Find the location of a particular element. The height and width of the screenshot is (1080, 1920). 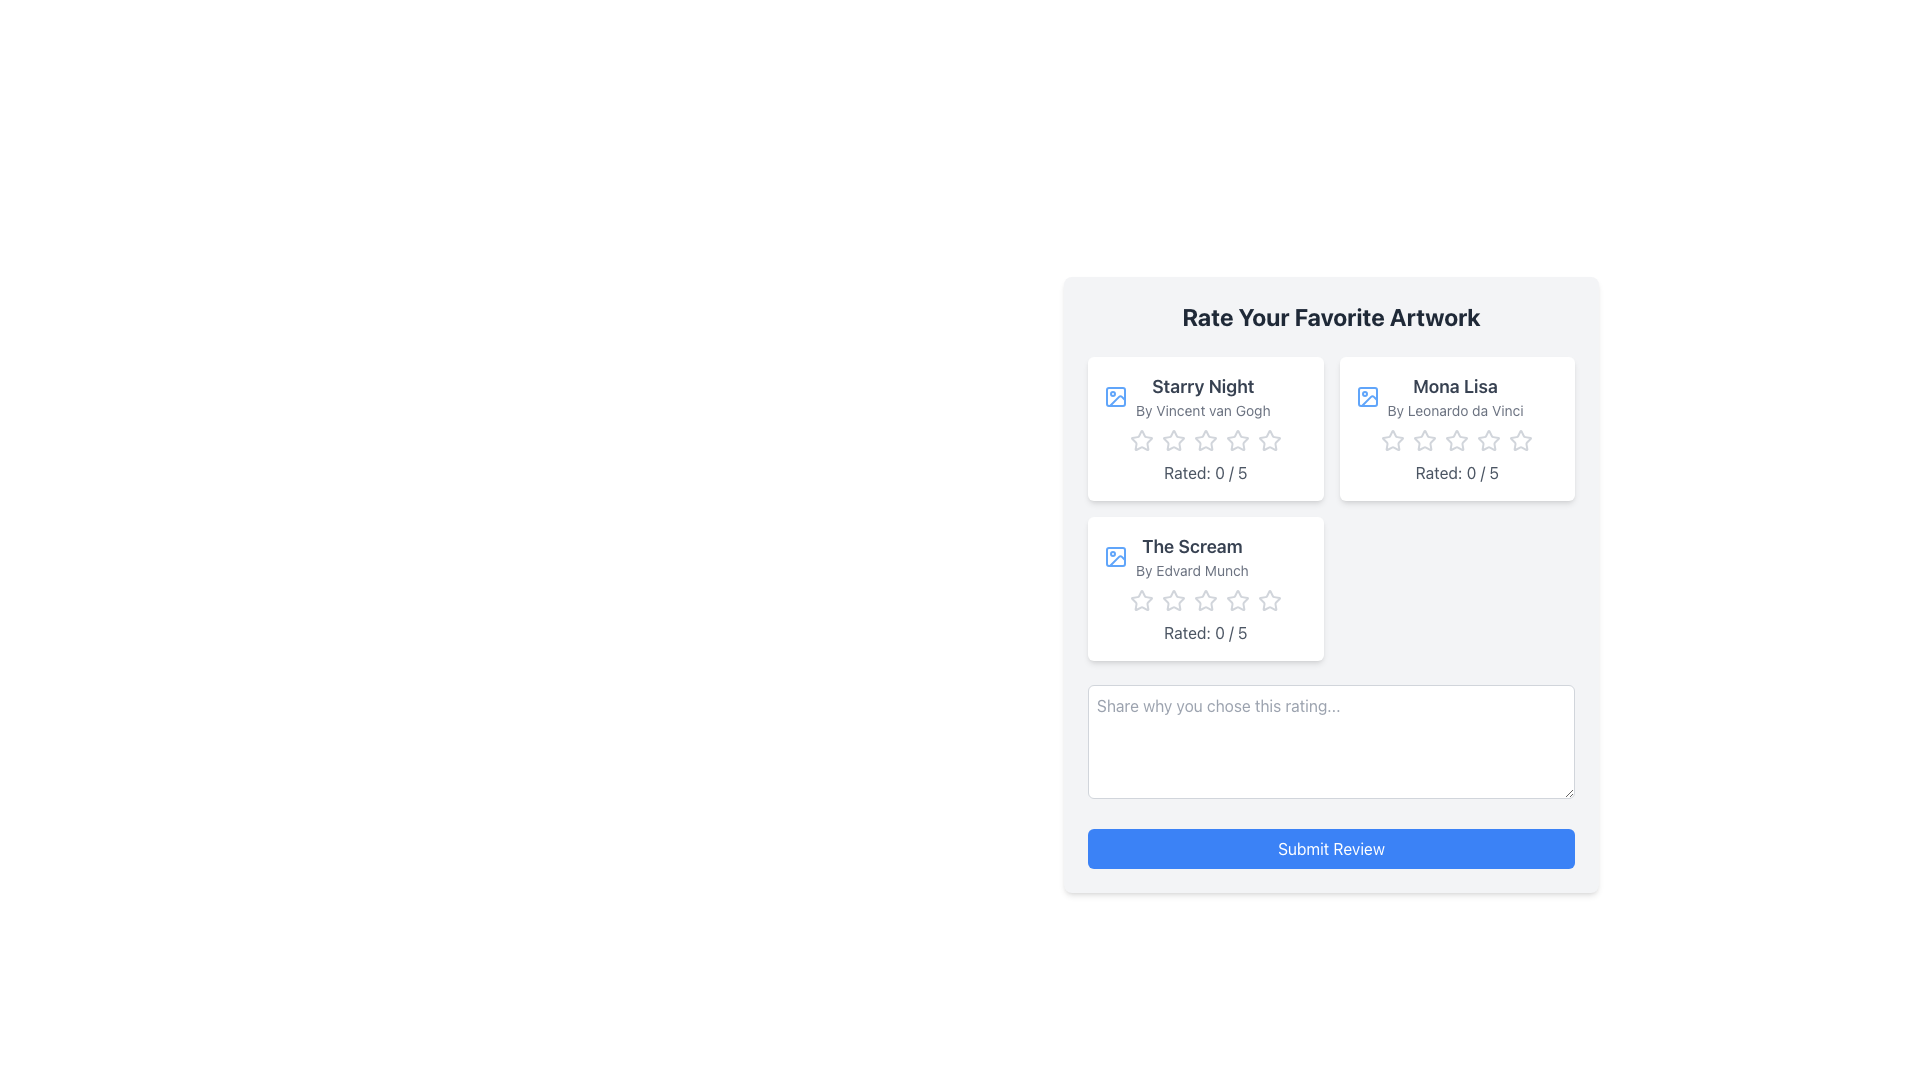

the first star icon with a light gray outline in the rating section under 'The Scream' artwork to give a rating is located at coordinates (1173, 599).